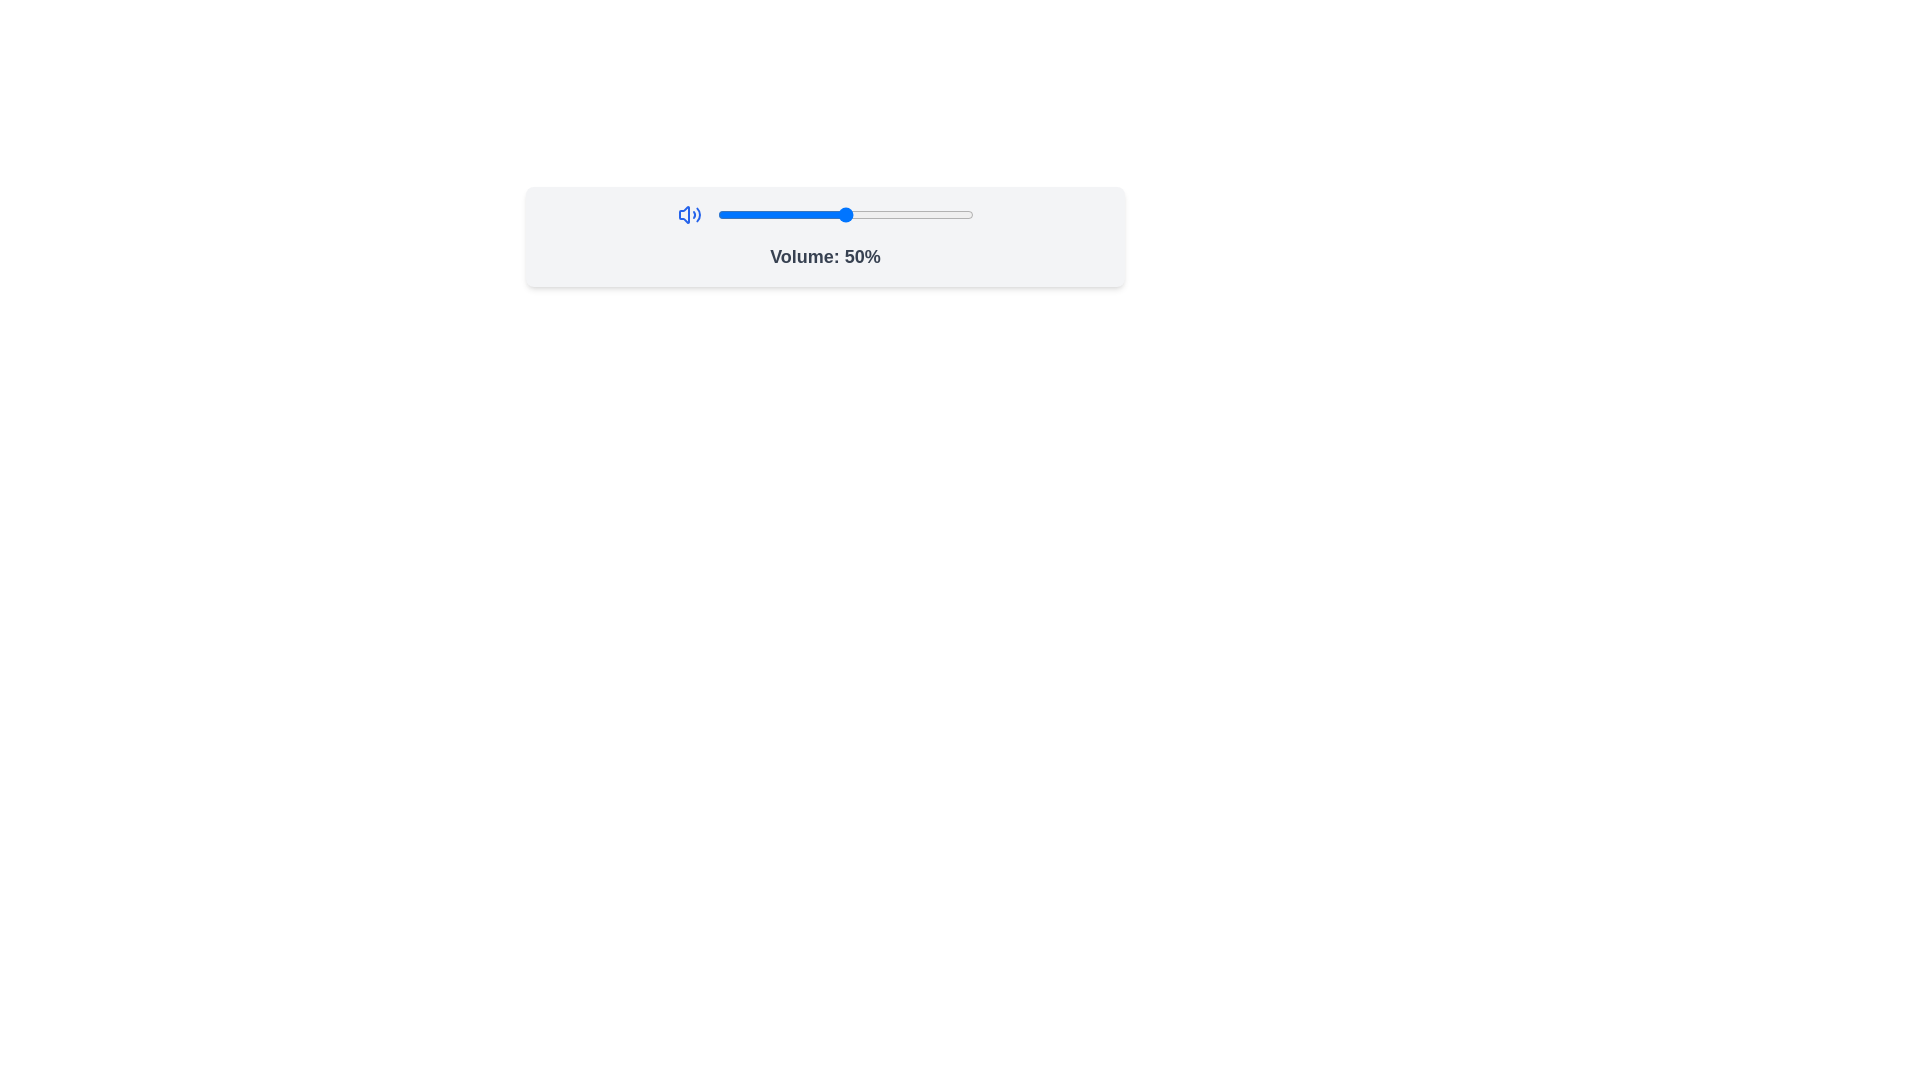  What do you see at coordinates (845, 215) in the screenshot?
I see `the handle of the horizontal range slider, which is centrally positioned and represents a 50% value` at bounding box center [845, 215].